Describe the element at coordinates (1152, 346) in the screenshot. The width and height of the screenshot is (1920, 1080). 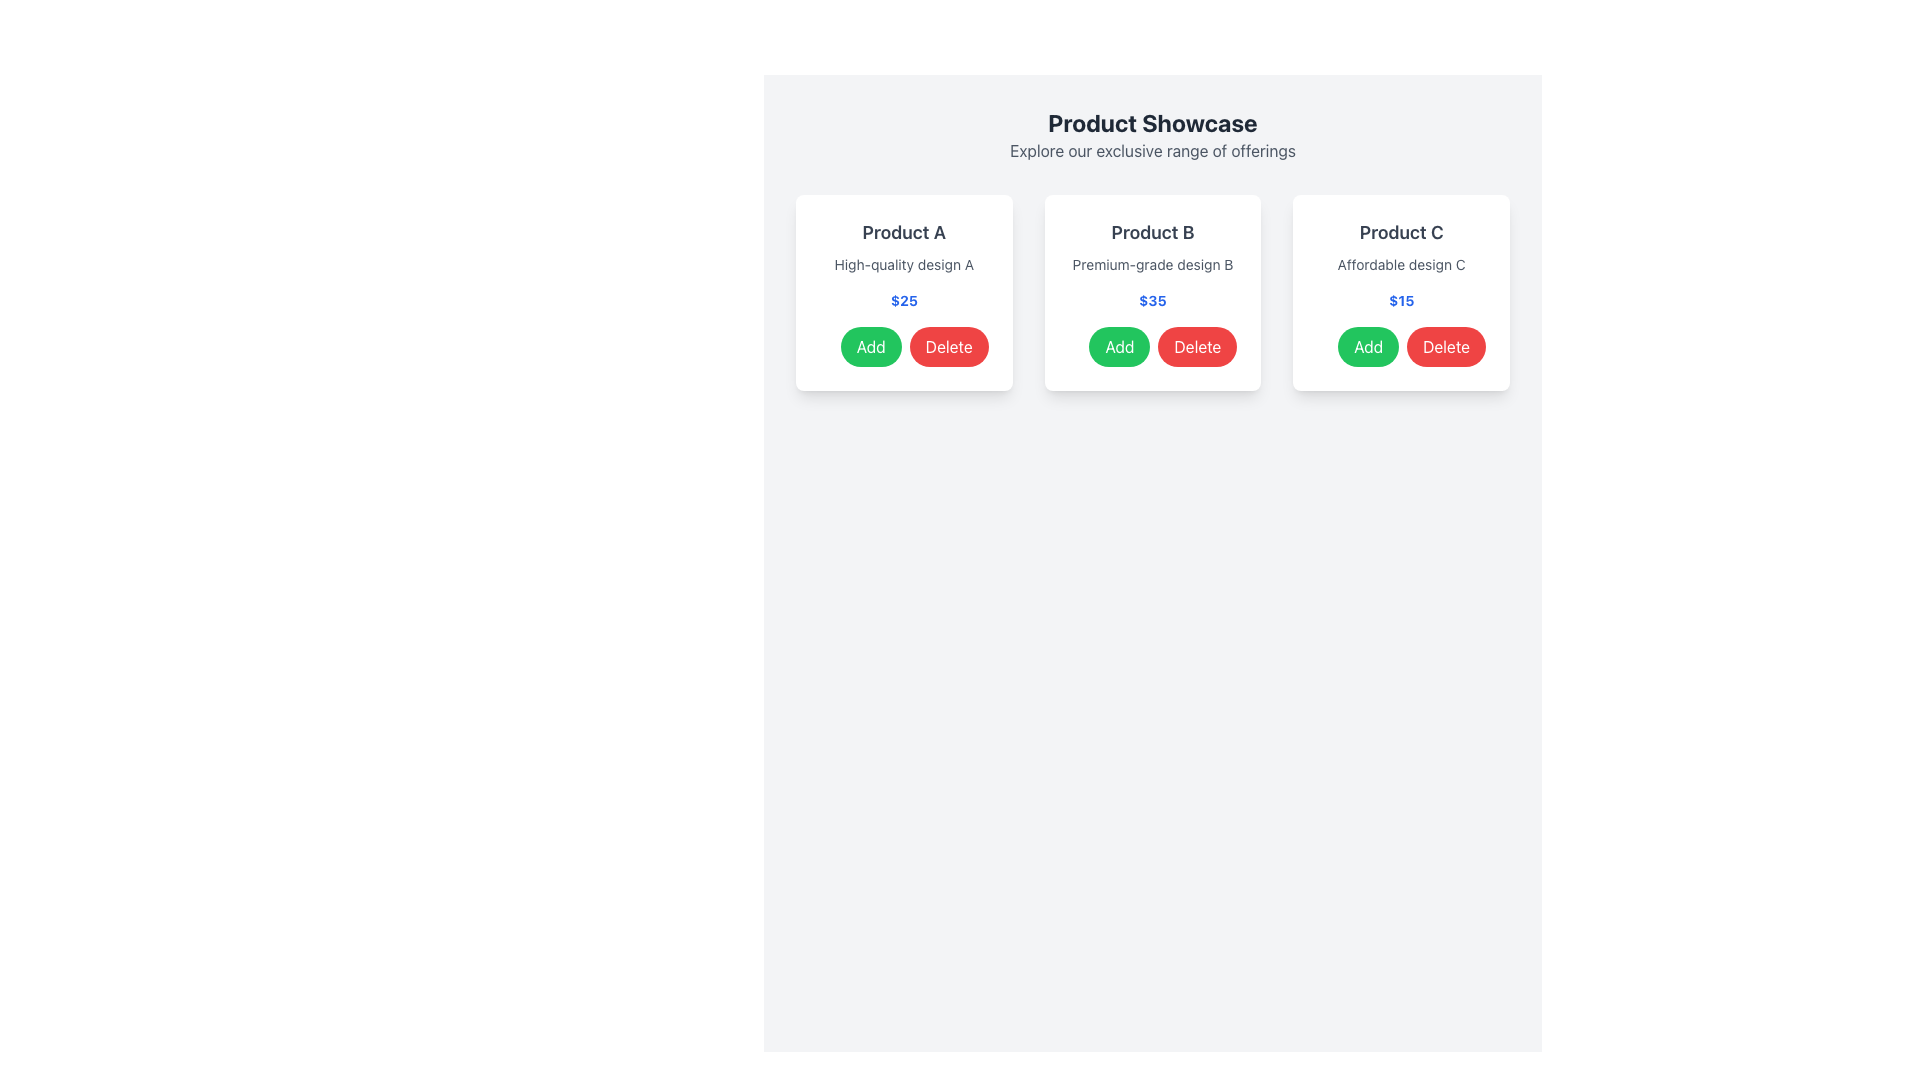
I see `the group of buttons labeled 'Add' and 'Delete' within the card for 'Product B' to trigger their hover state effects` at that location.